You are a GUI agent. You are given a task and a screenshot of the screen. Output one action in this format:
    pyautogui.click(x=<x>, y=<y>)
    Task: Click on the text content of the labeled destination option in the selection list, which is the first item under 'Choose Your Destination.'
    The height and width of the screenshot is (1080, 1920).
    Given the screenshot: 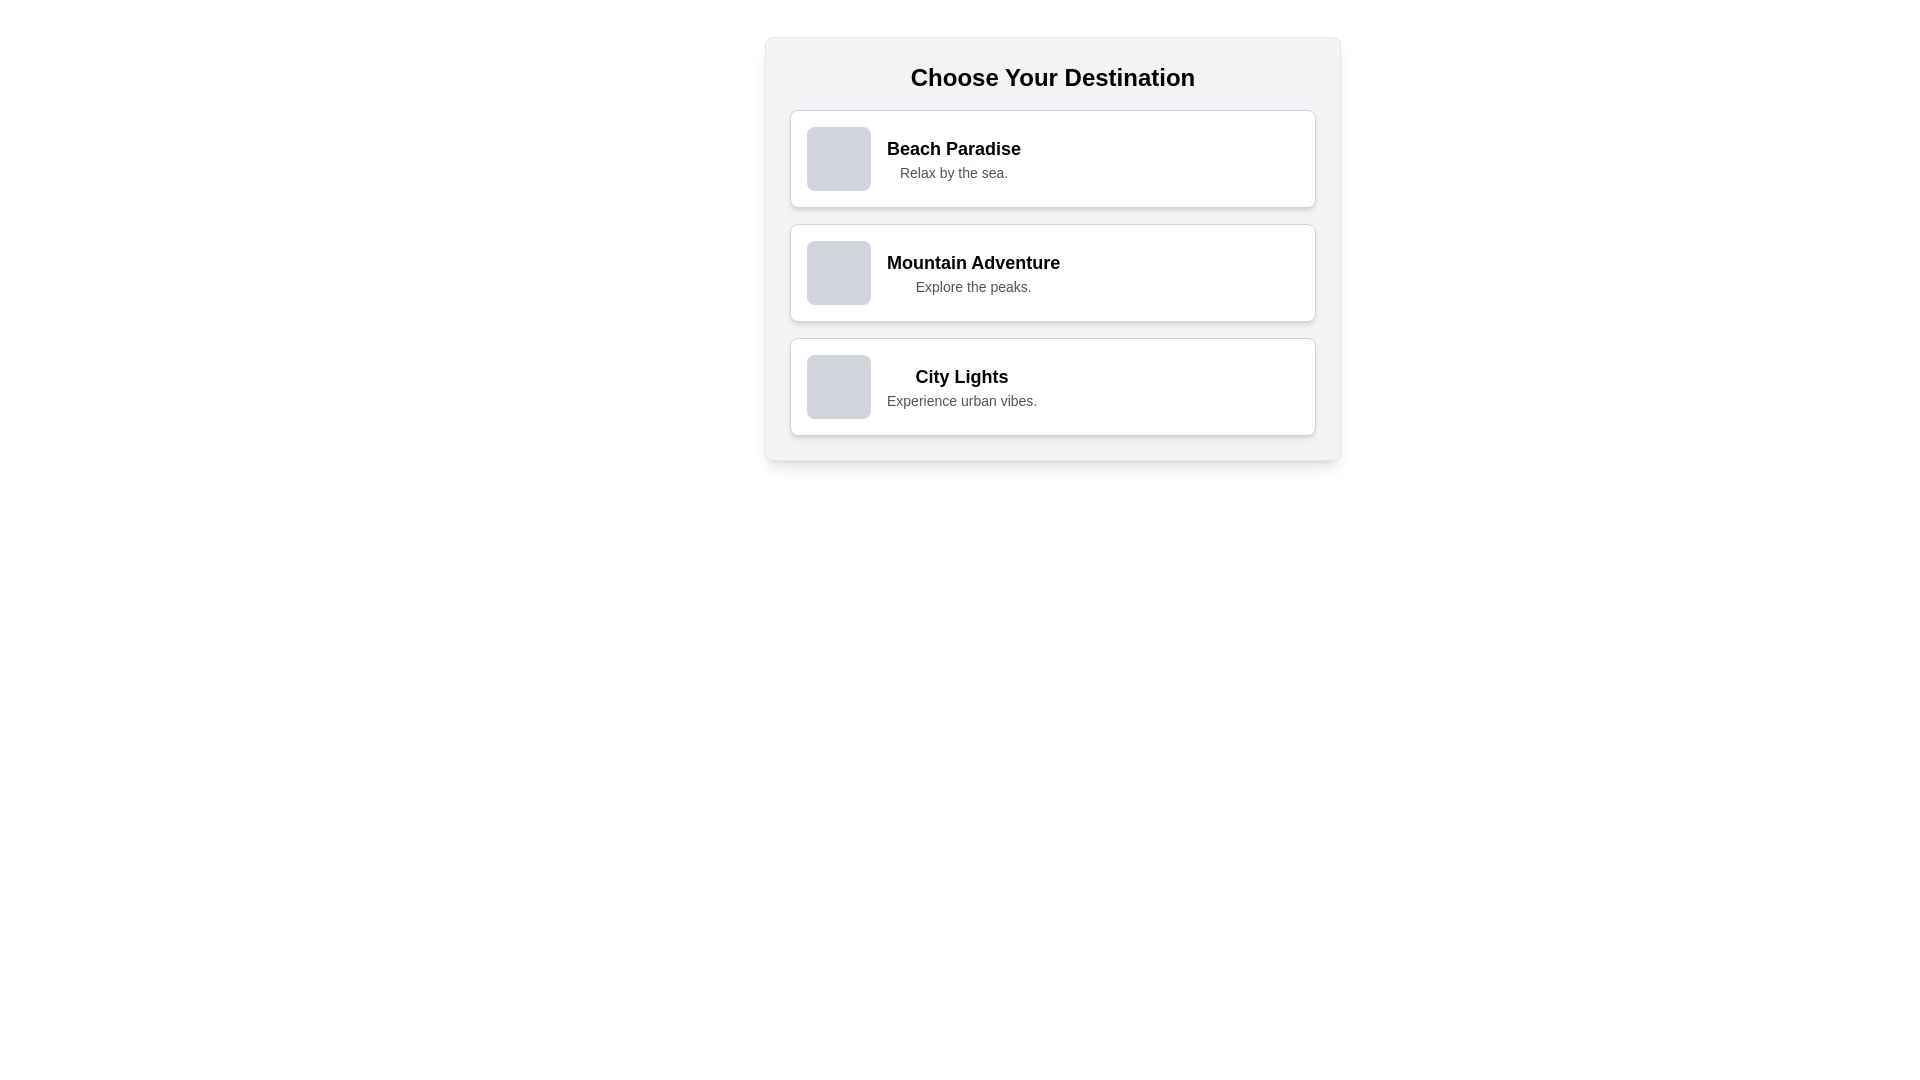 What is the action you would take?
    pyautogui.click(x=953, y=157)
    